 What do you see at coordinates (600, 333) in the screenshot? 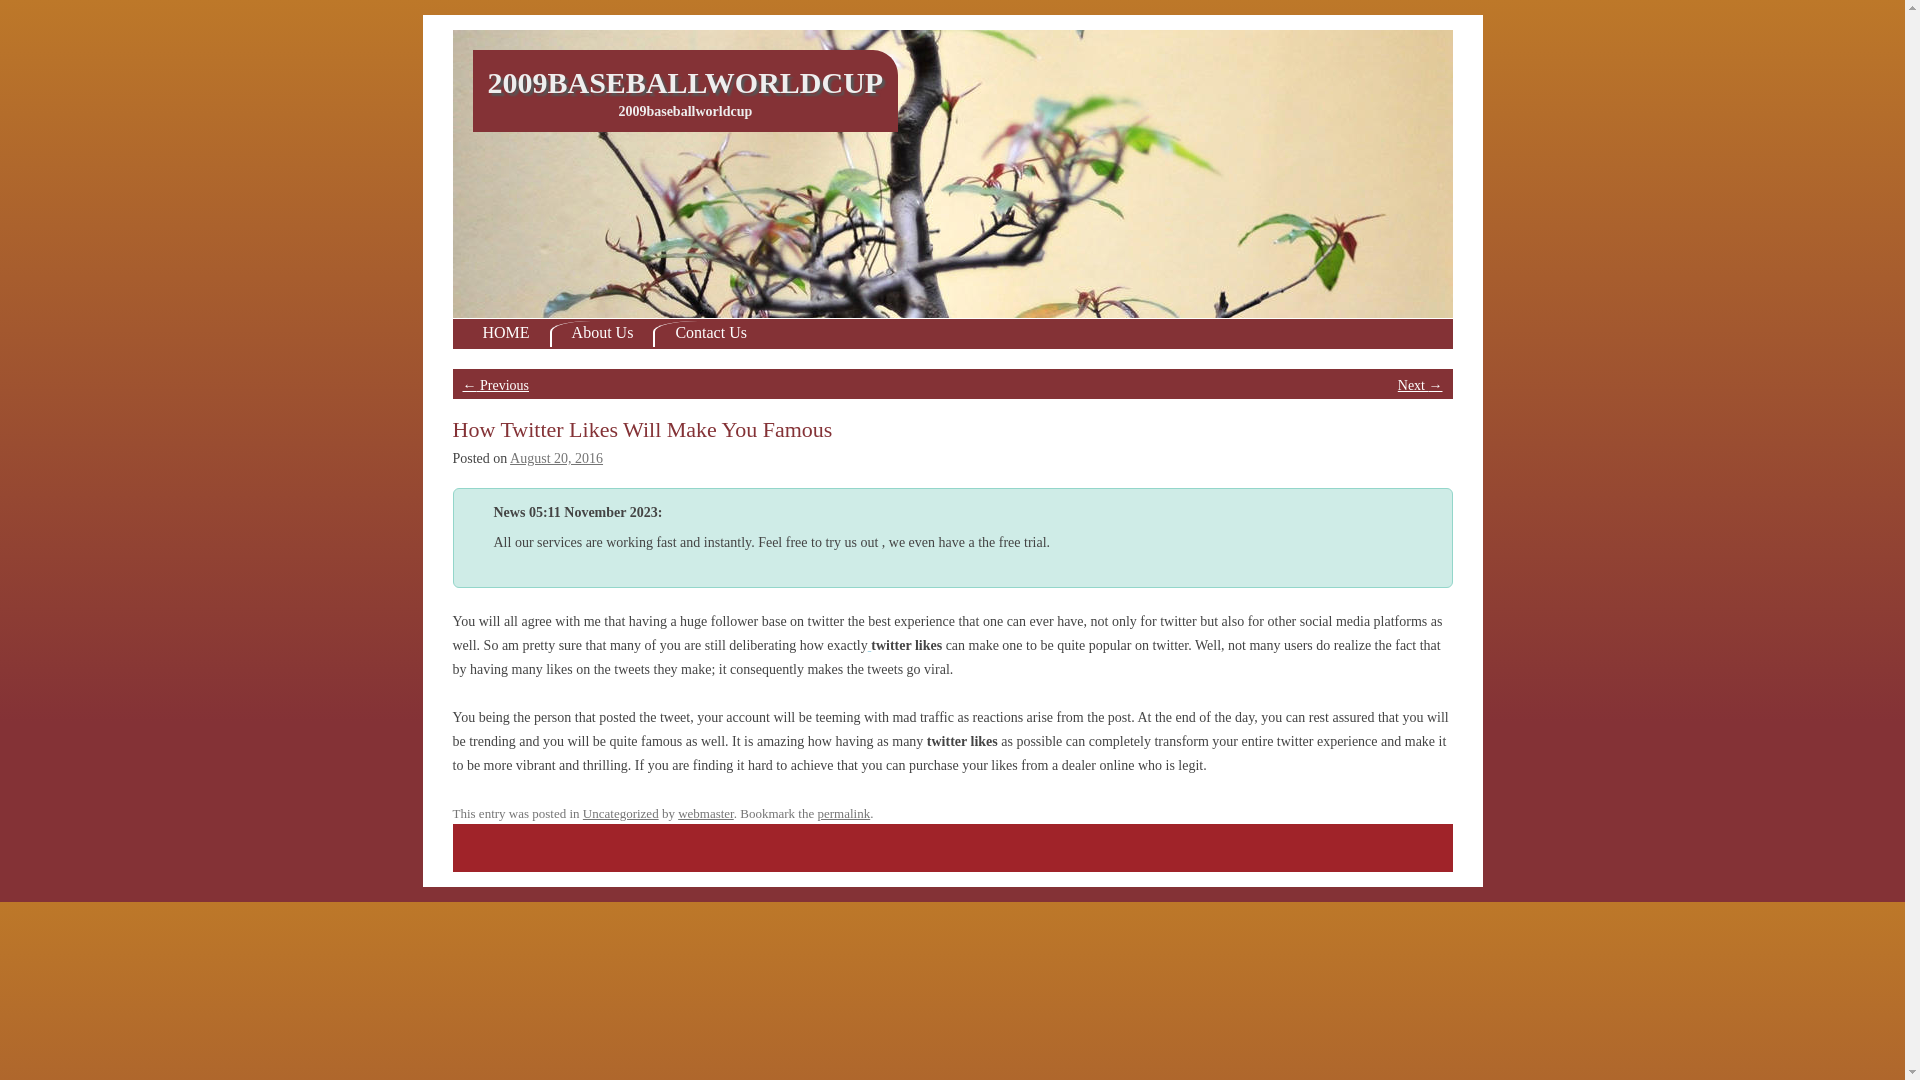
I see `'About Us'` at bounding box center [600, 333].